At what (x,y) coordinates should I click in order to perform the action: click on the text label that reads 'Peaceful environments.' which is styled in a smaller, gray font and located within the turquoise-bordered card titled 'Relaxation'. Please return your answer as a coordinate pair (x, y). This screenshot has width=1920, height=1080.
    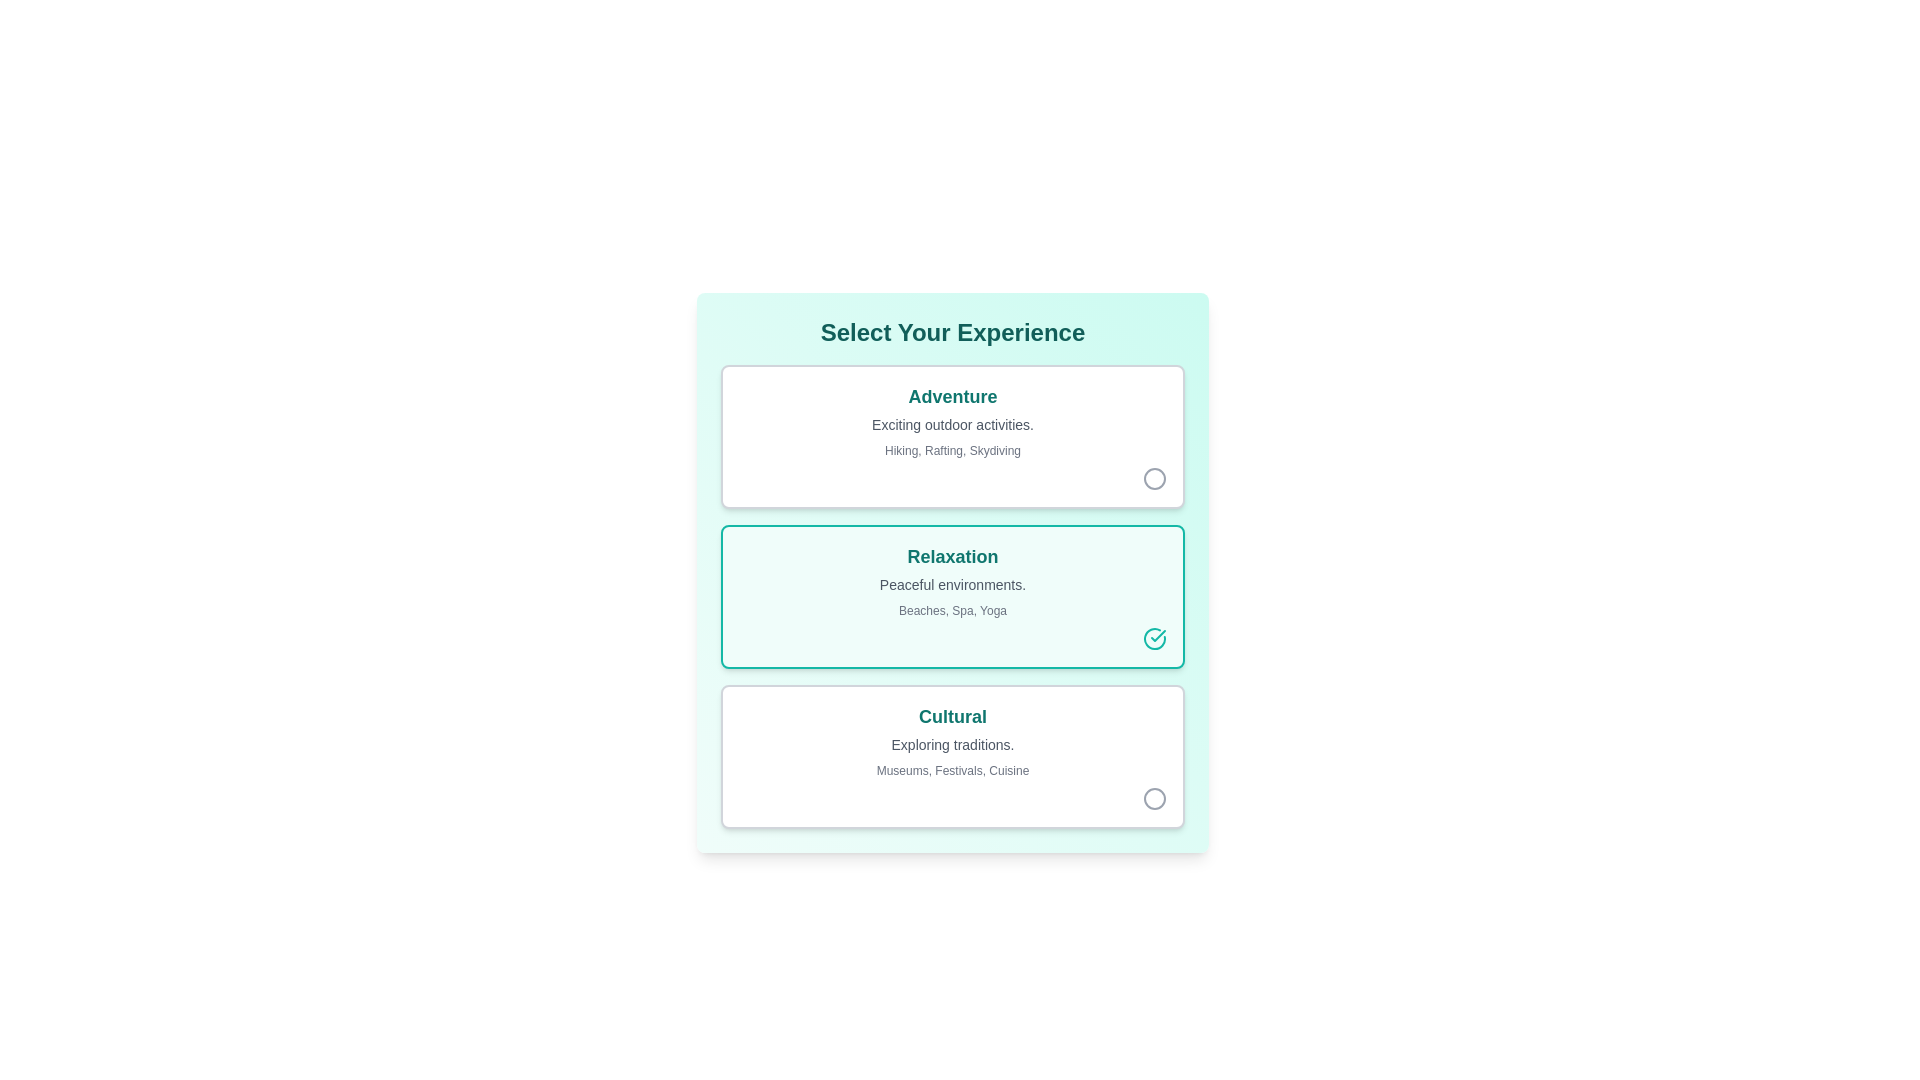
    Looking at the image, I should click on (952, 585).